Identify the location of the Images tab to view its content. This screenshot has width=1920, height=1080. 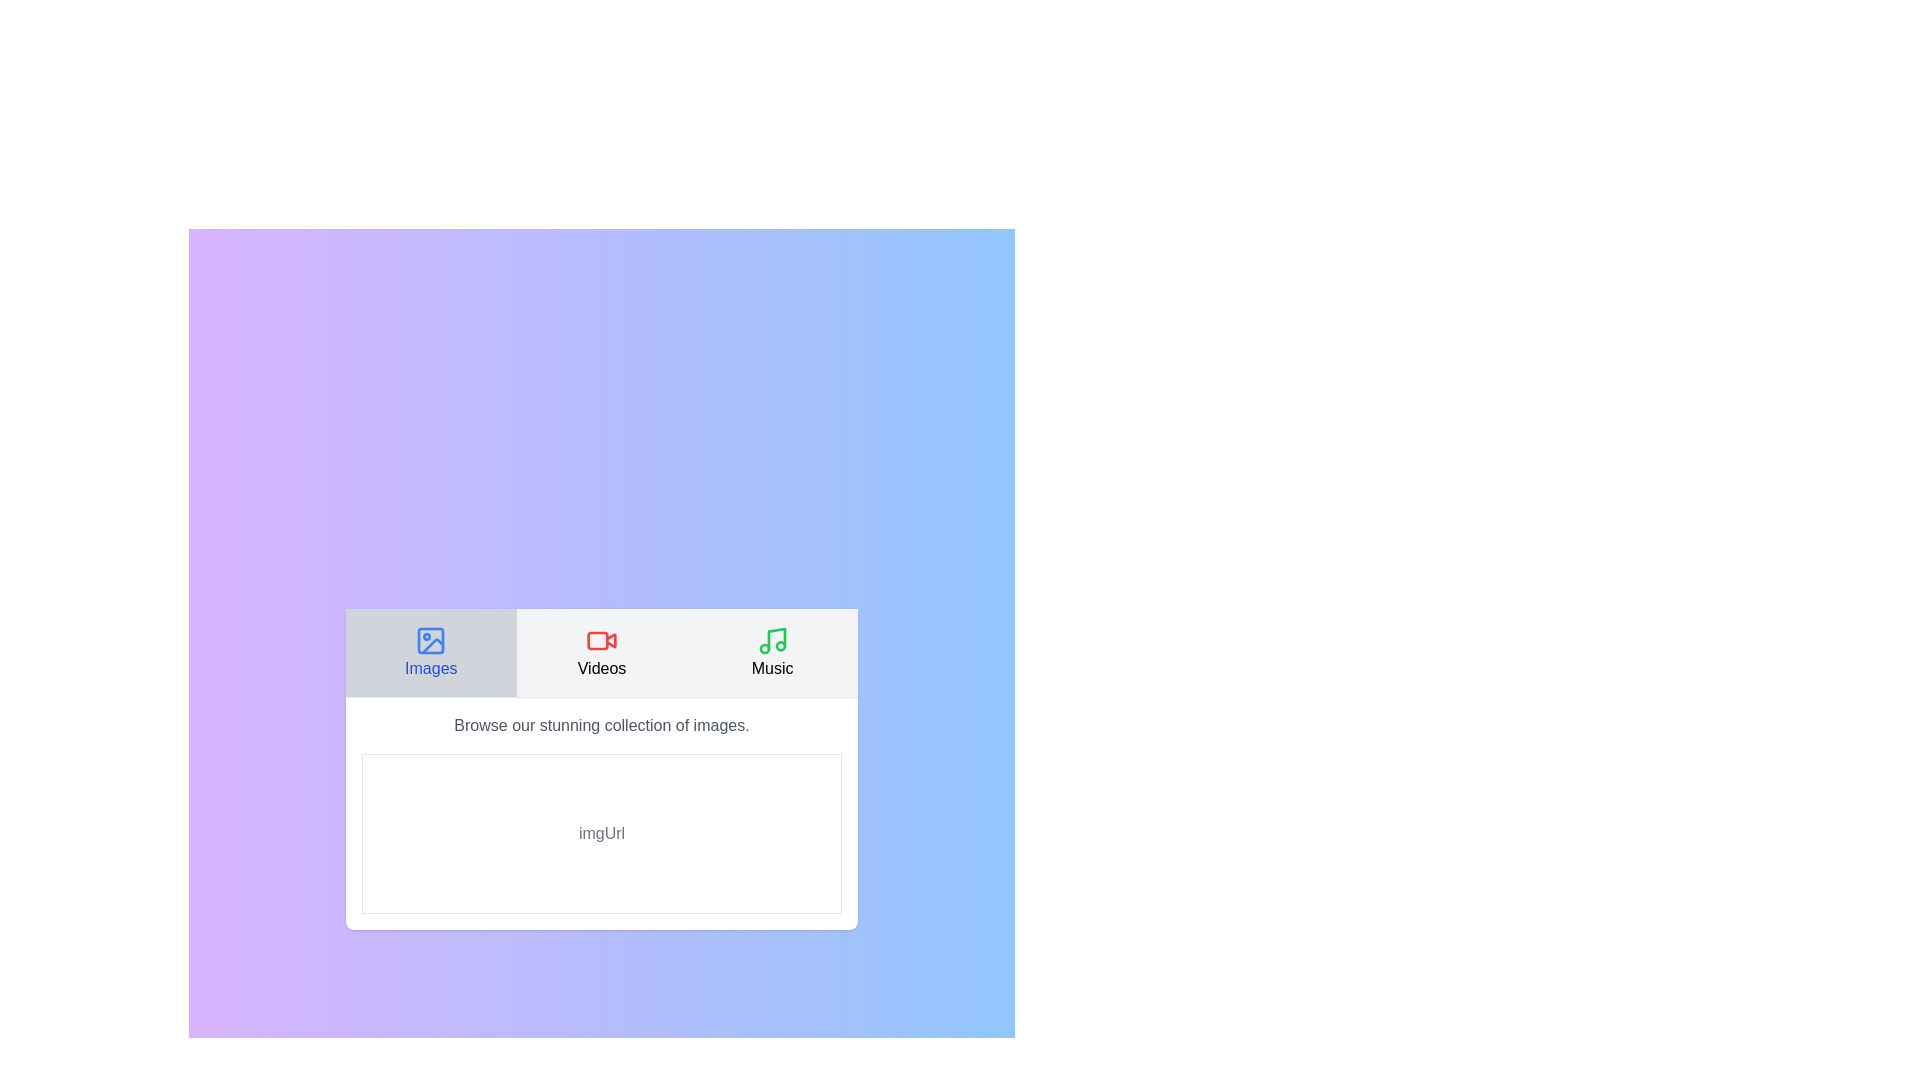
(430, 651).